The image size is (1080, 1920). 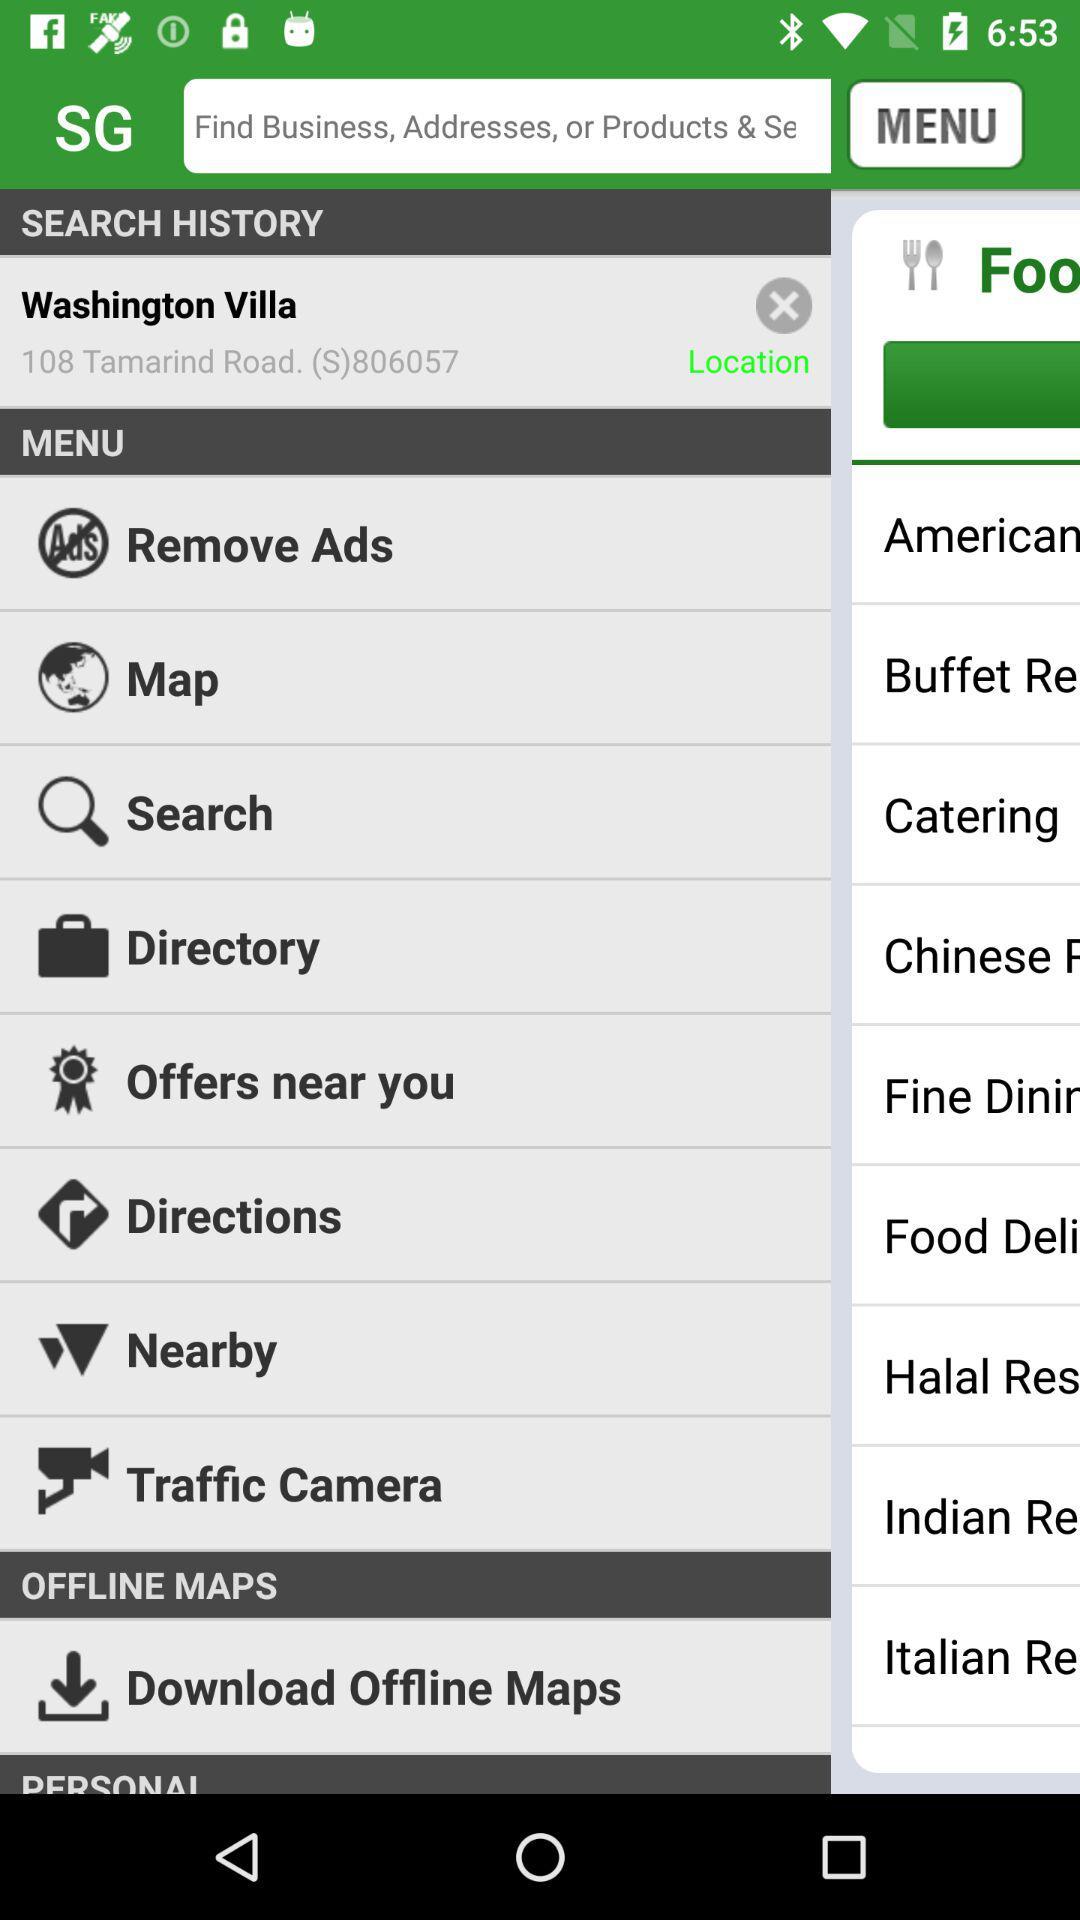 I want to click on item above the nearby icon, so click(x=540, y=1213).